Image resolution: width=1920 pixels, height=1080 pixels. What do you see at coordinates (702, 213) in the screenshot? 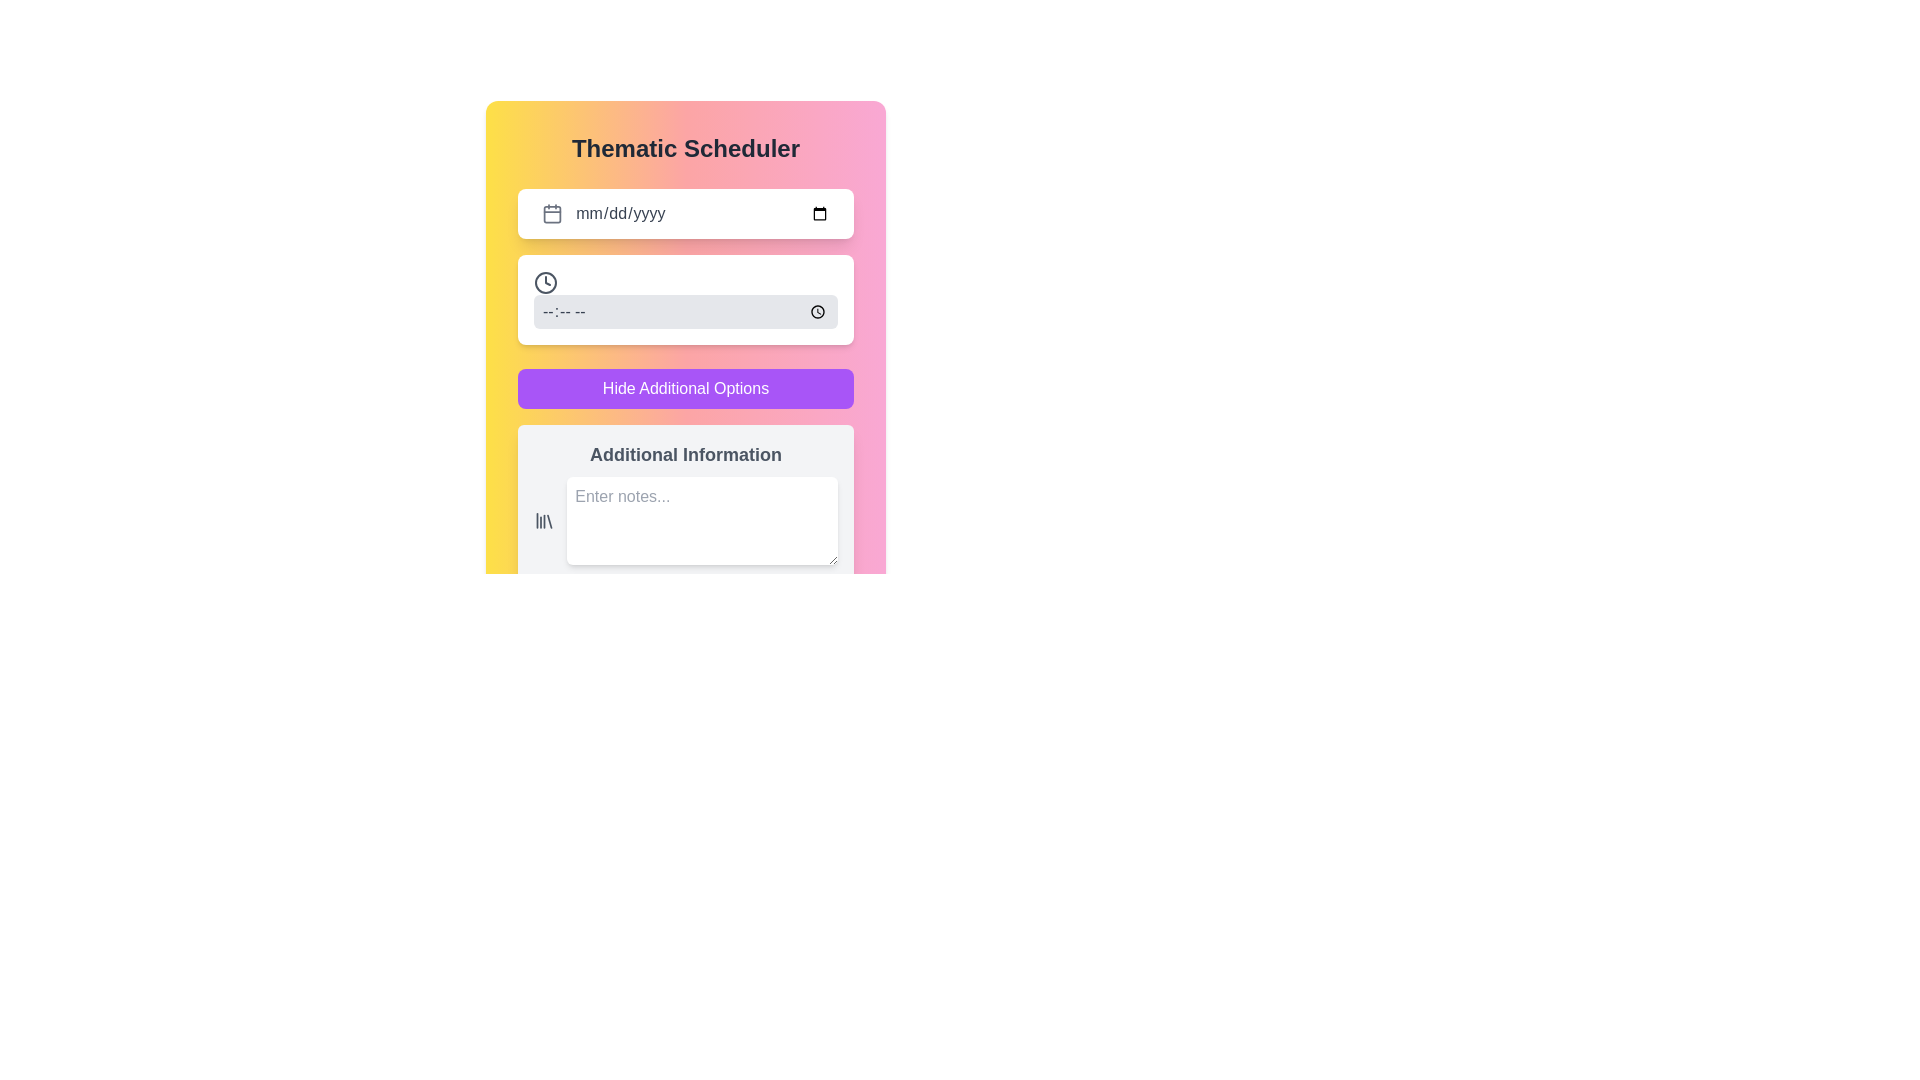
I see `the date input field with placeholder 'mm/dd/yyyy'` at bounding box center [702, 213].